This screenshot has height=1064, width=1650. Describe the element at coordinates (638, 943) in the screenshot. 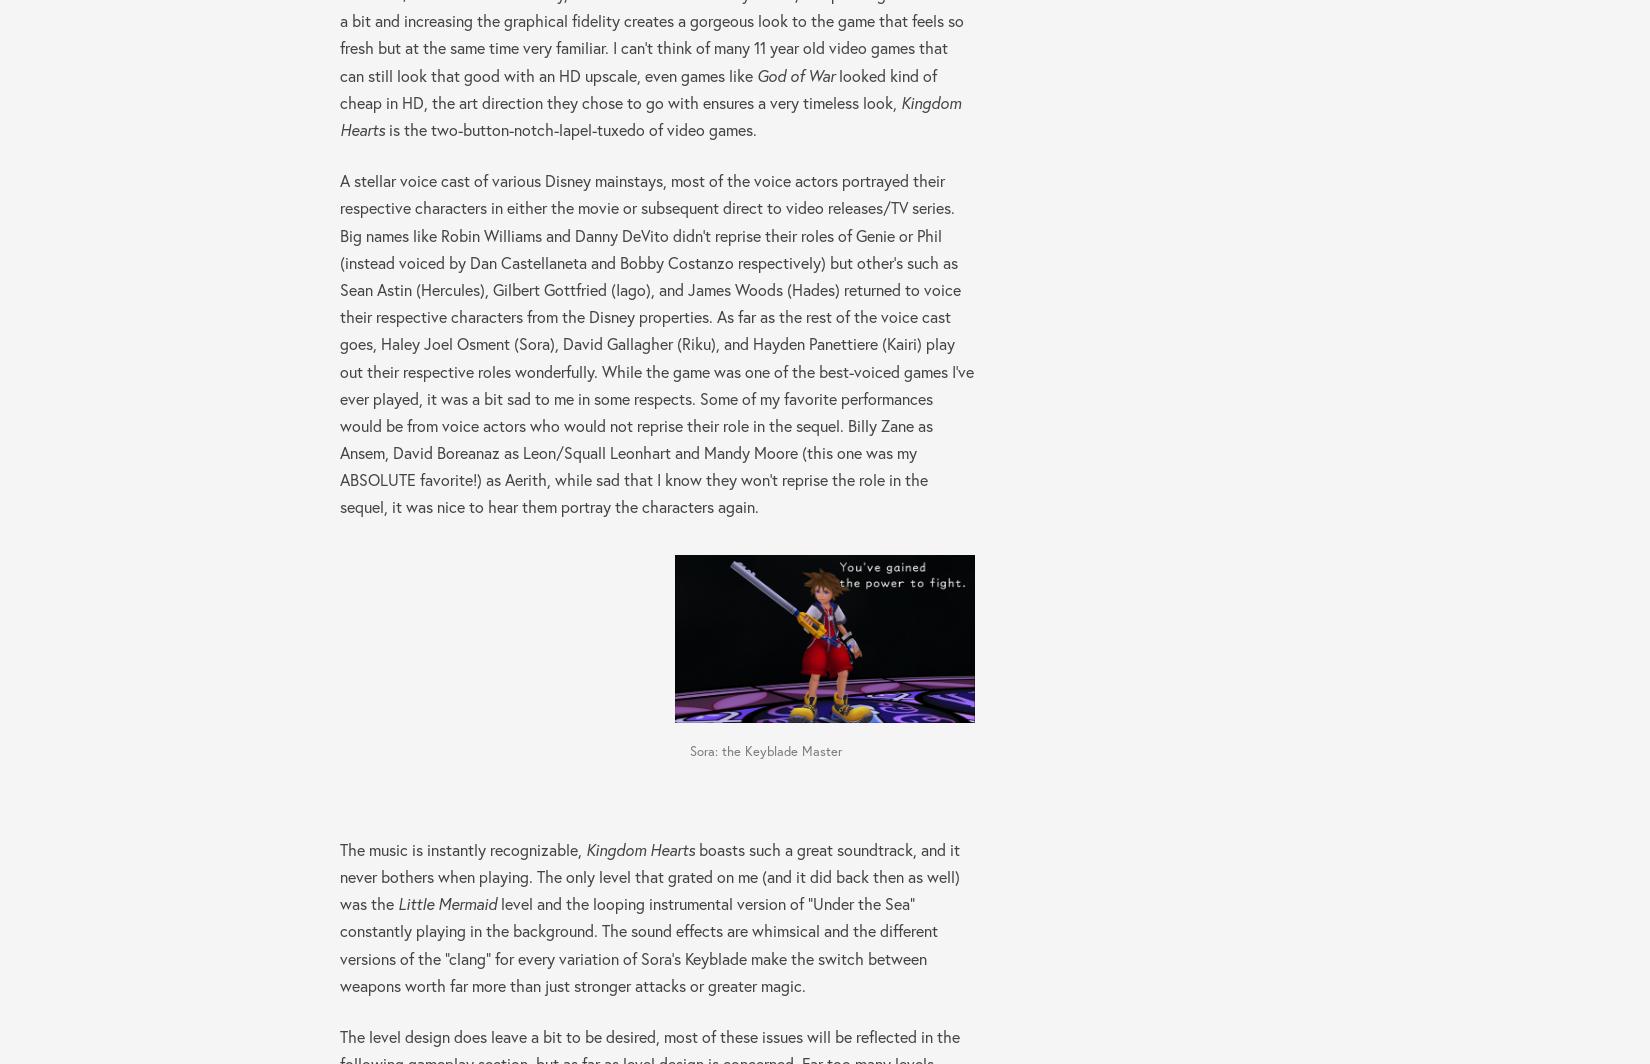

I see `'level and the looping instrumental version of “Under
the Sea” constantly playing in the background. The sound effects are whimsical
and the different versions of the “clang” for every variation of Sora’s
Keyblade make the switch between weapons worth far more than just stronger
attacks or greater magic.'` at that location.